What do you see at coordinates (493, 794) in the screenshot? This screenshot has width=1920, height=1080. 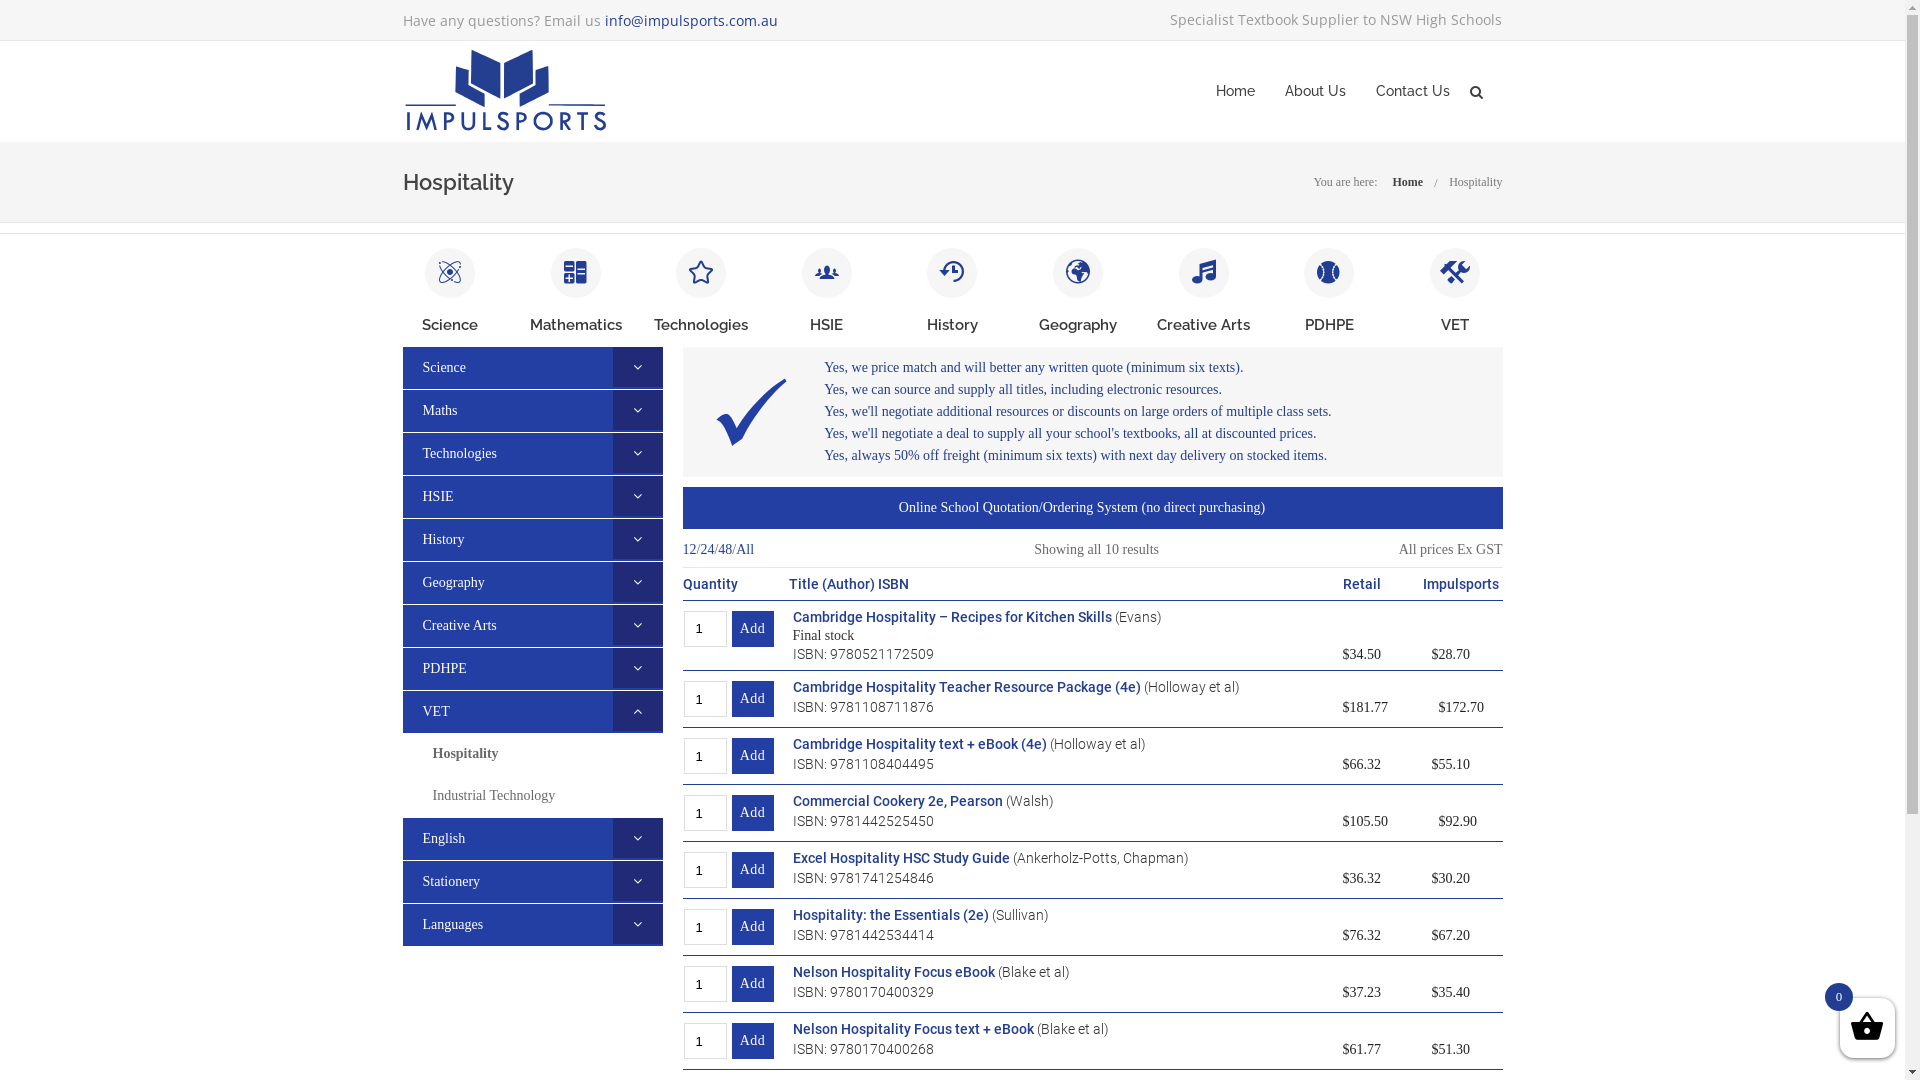 I see `'Industrial Technology'` at bounding box center [493, 794].